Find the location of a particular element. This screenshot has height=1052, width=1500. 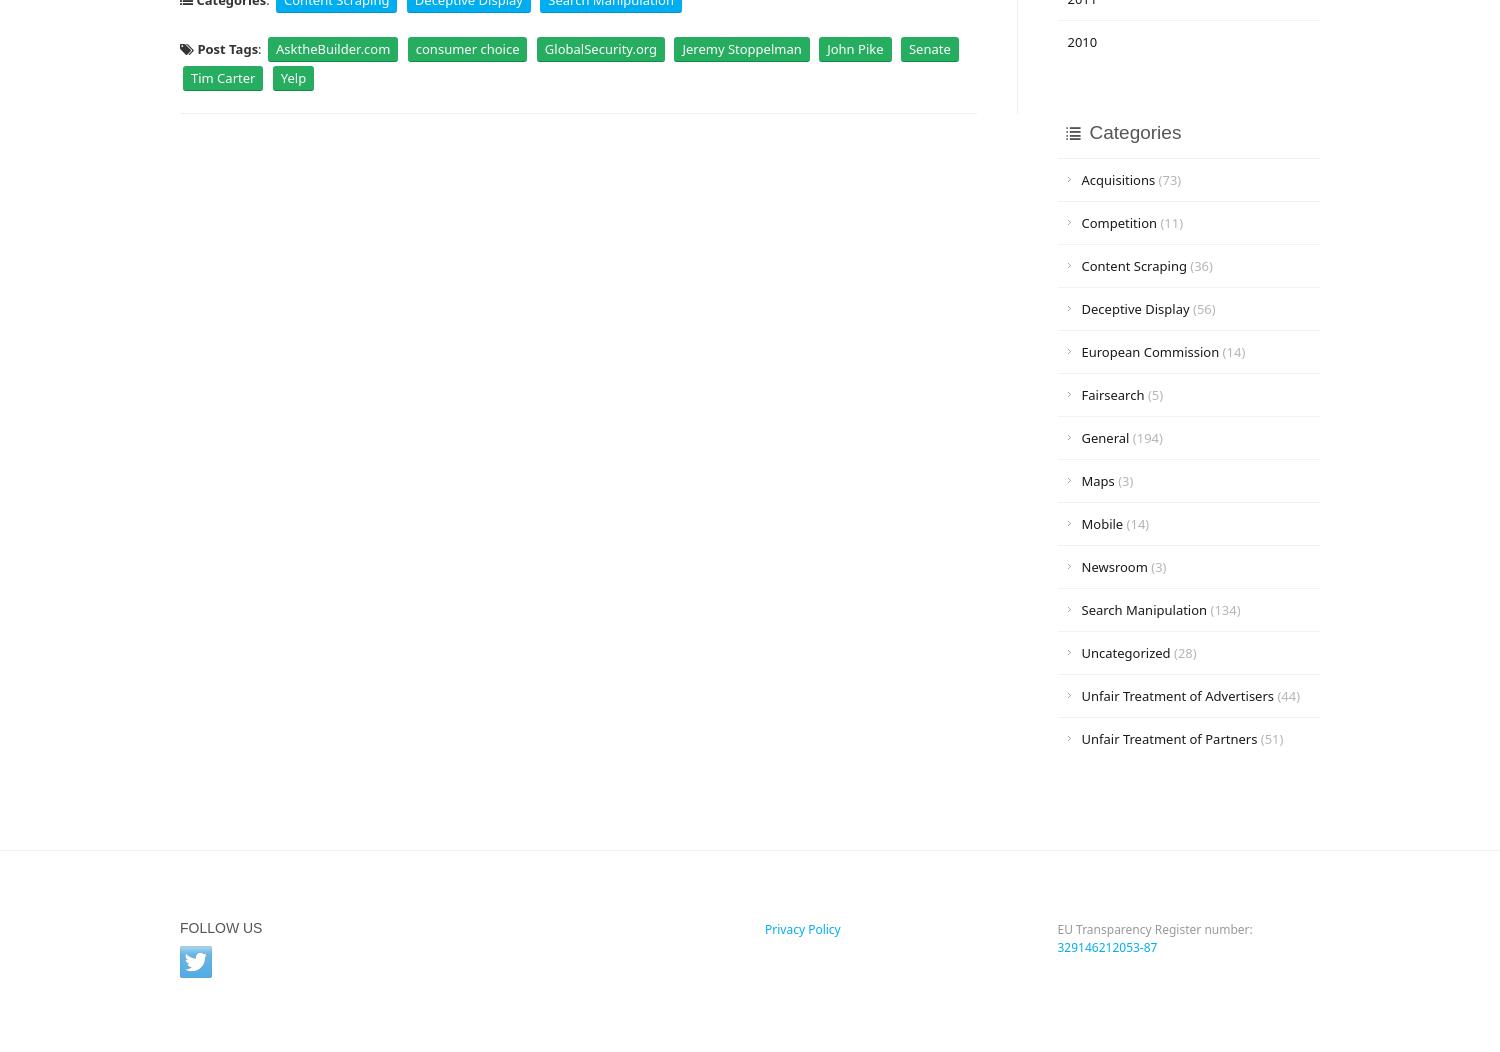

'Categories' is located at coordinates (1135, 131).